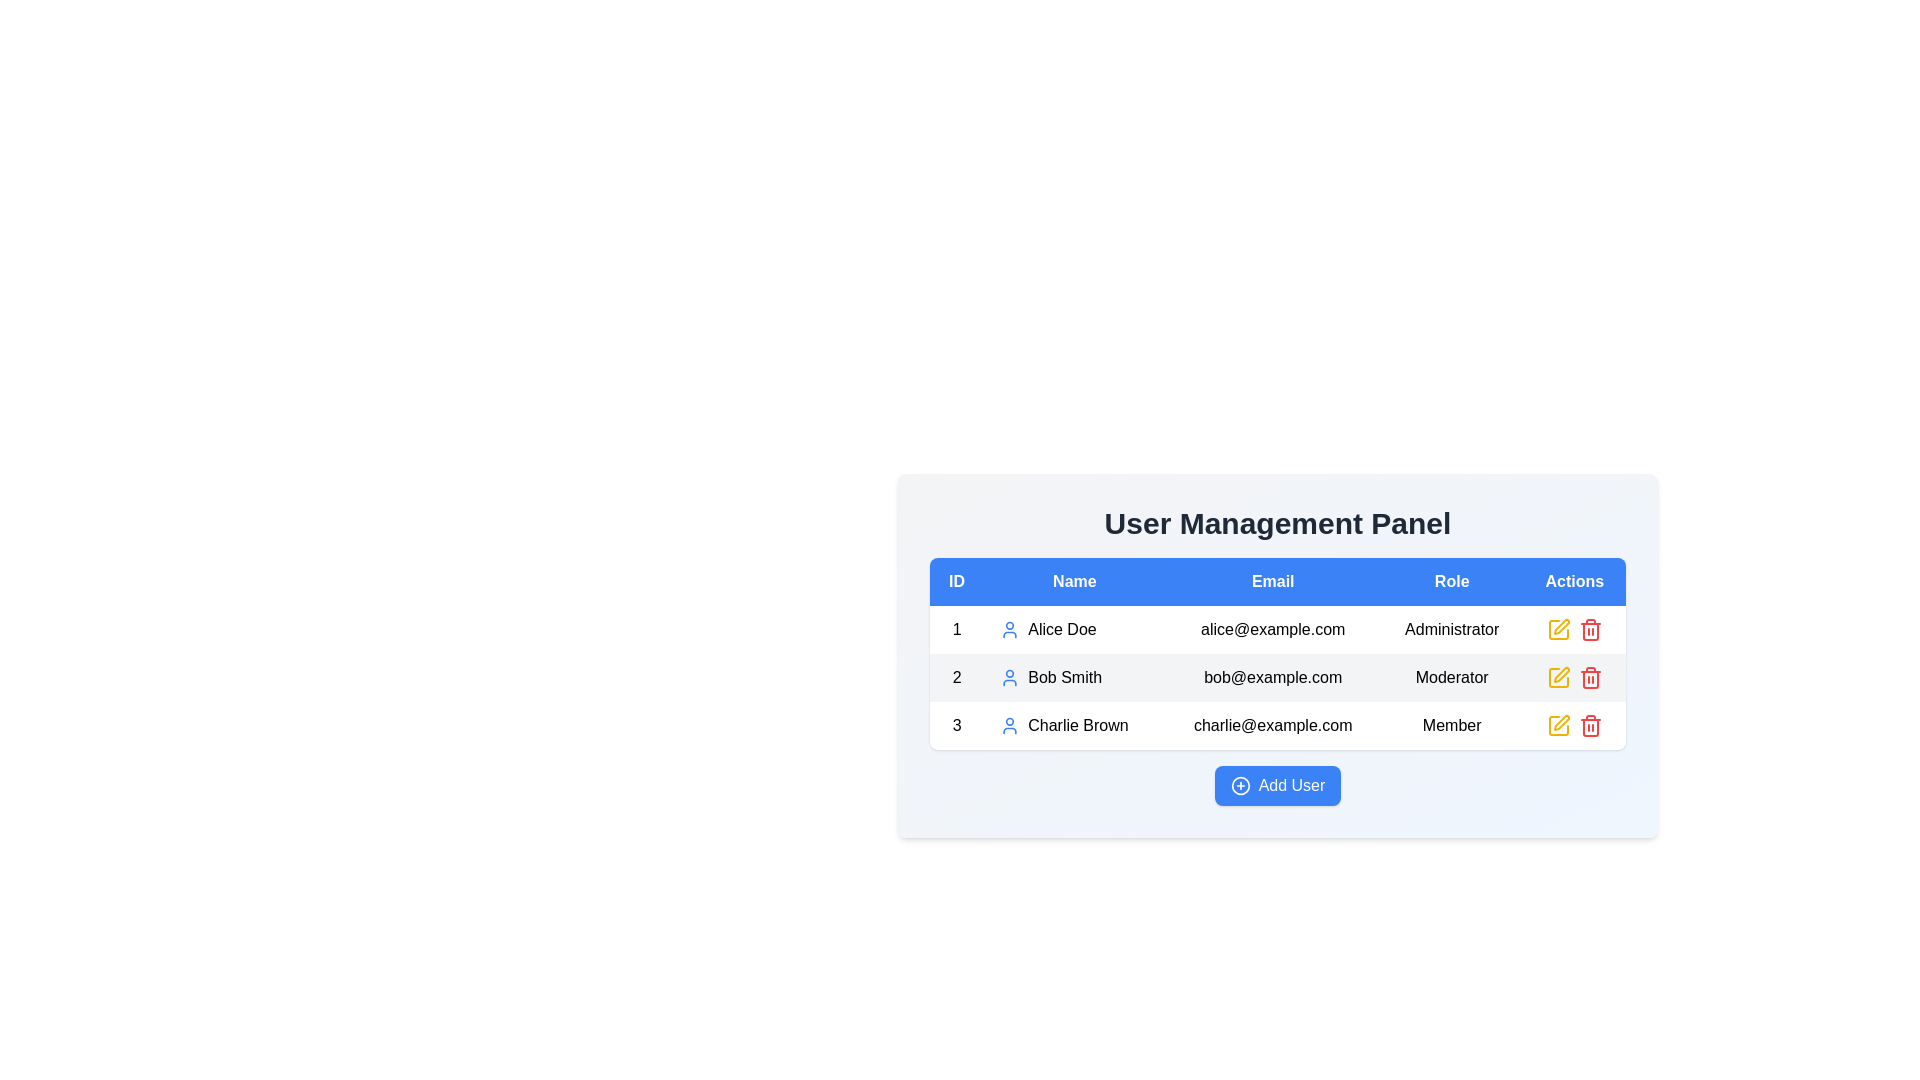  Describe the element at coordinates (956, 628) in the screenshot. I see `the first user identifier text in the user management table, located in the top-left corner of the table under the 'ID' column` at that location.